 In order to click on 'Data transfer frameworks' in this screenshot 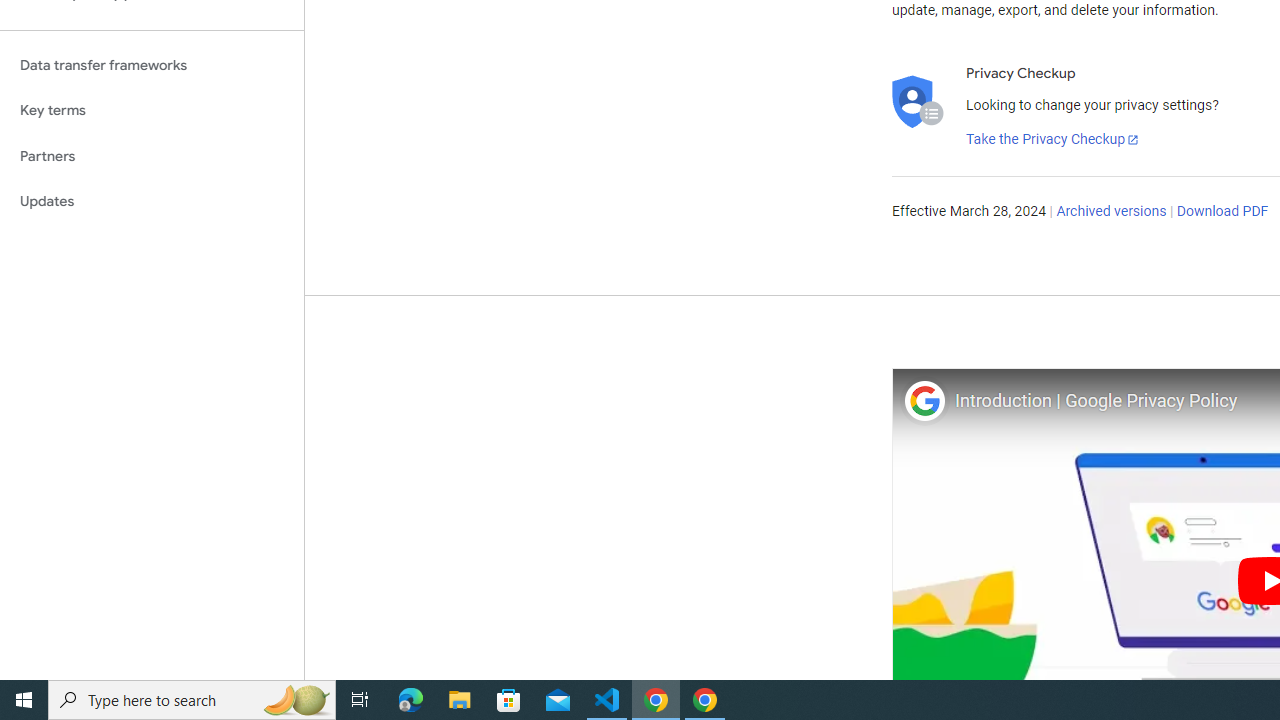, I will do `click(151, 64)`.